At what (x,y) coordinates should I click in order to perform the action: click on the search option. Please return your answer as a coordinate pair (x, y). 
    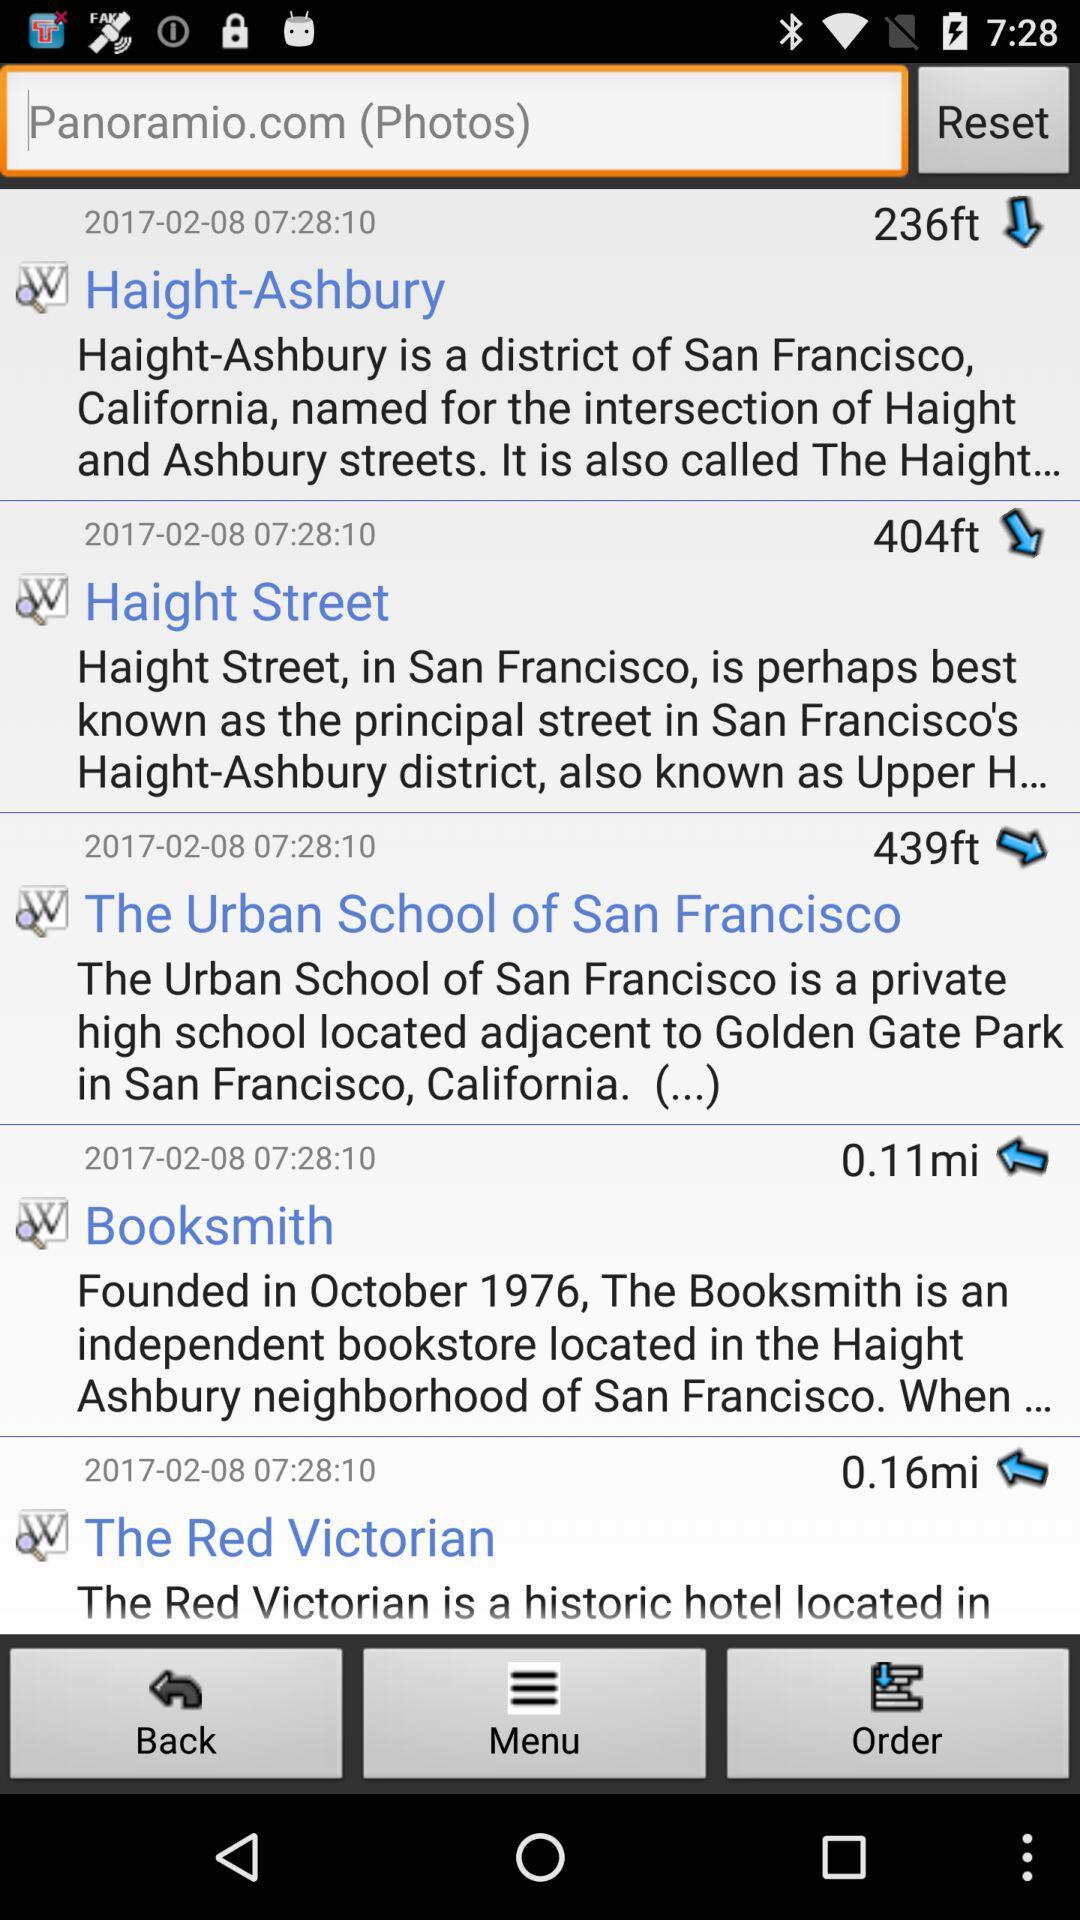
    Looking at the image, I should click on (454, 124).